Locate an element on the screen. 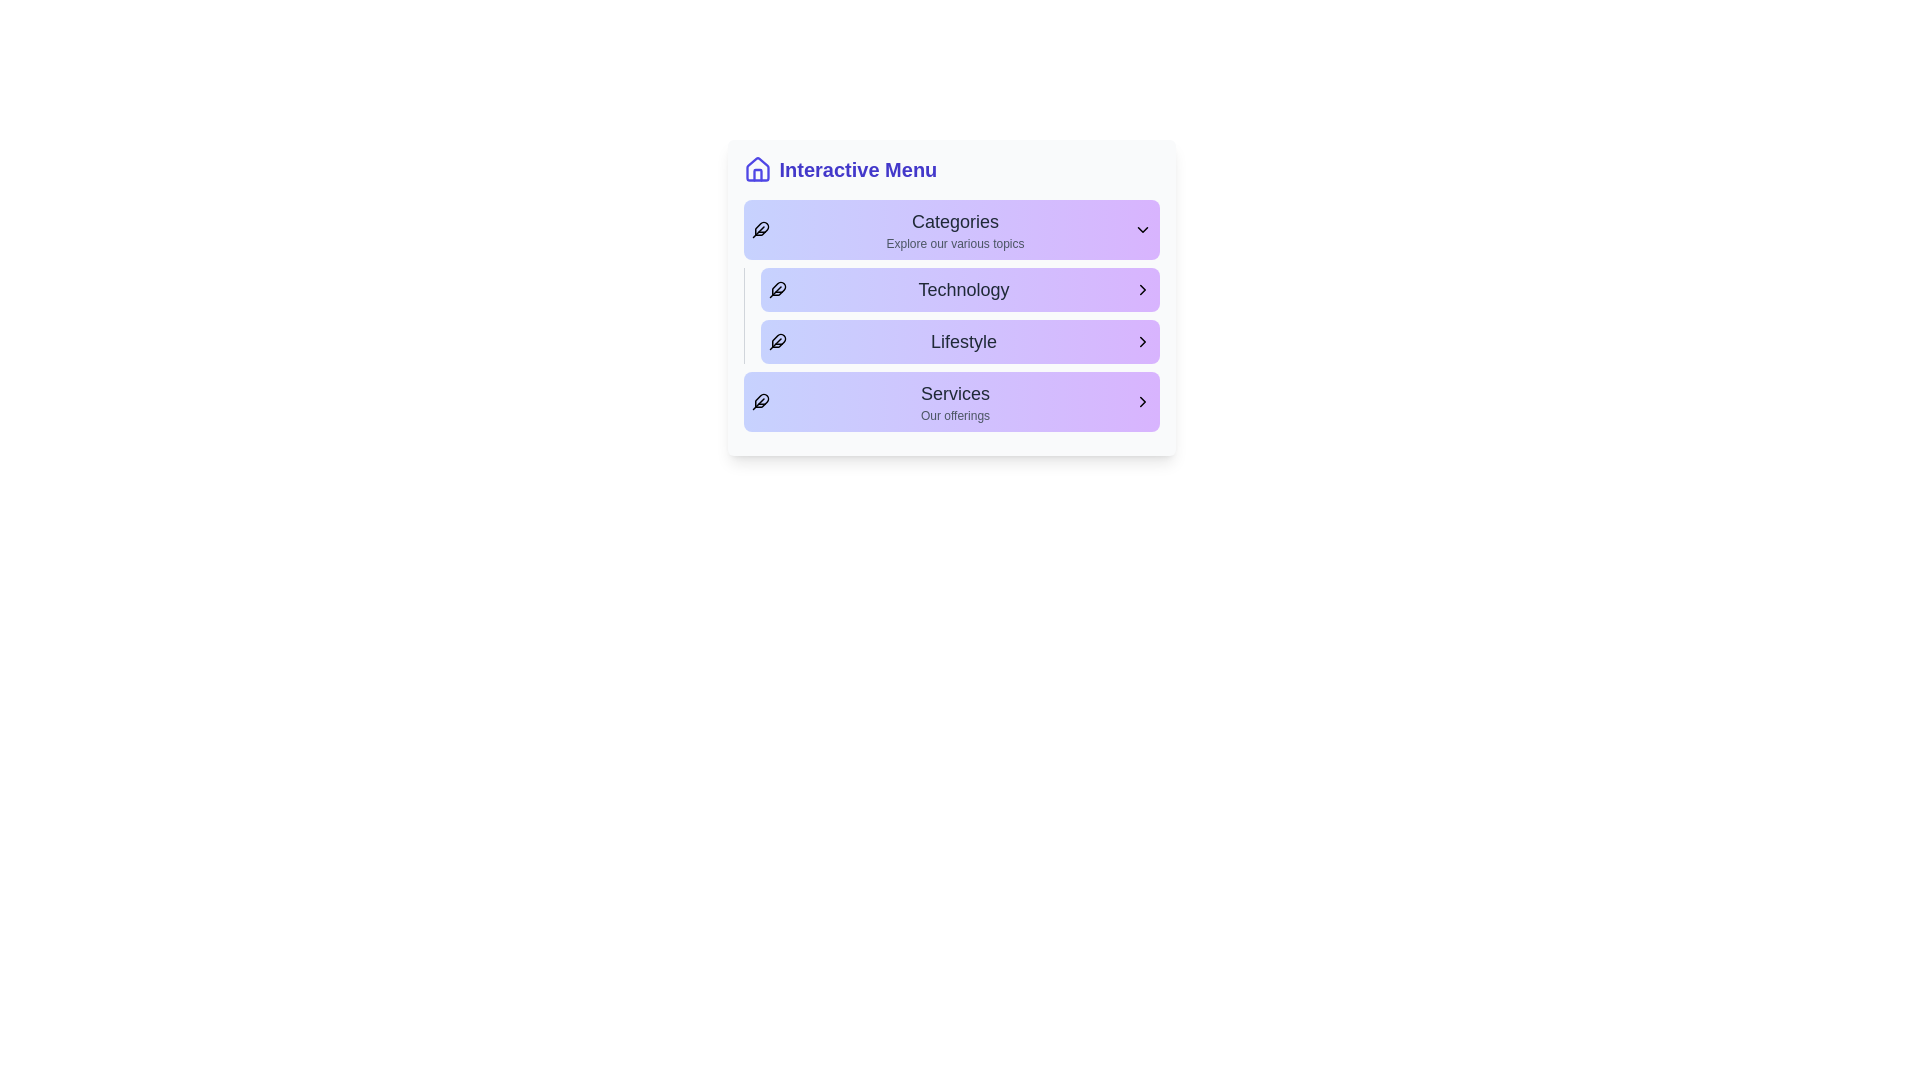  the arrow indicator icon located to the far-right of the 'Services' menu item in the side menu structure is located at coordinates (1142, 401).